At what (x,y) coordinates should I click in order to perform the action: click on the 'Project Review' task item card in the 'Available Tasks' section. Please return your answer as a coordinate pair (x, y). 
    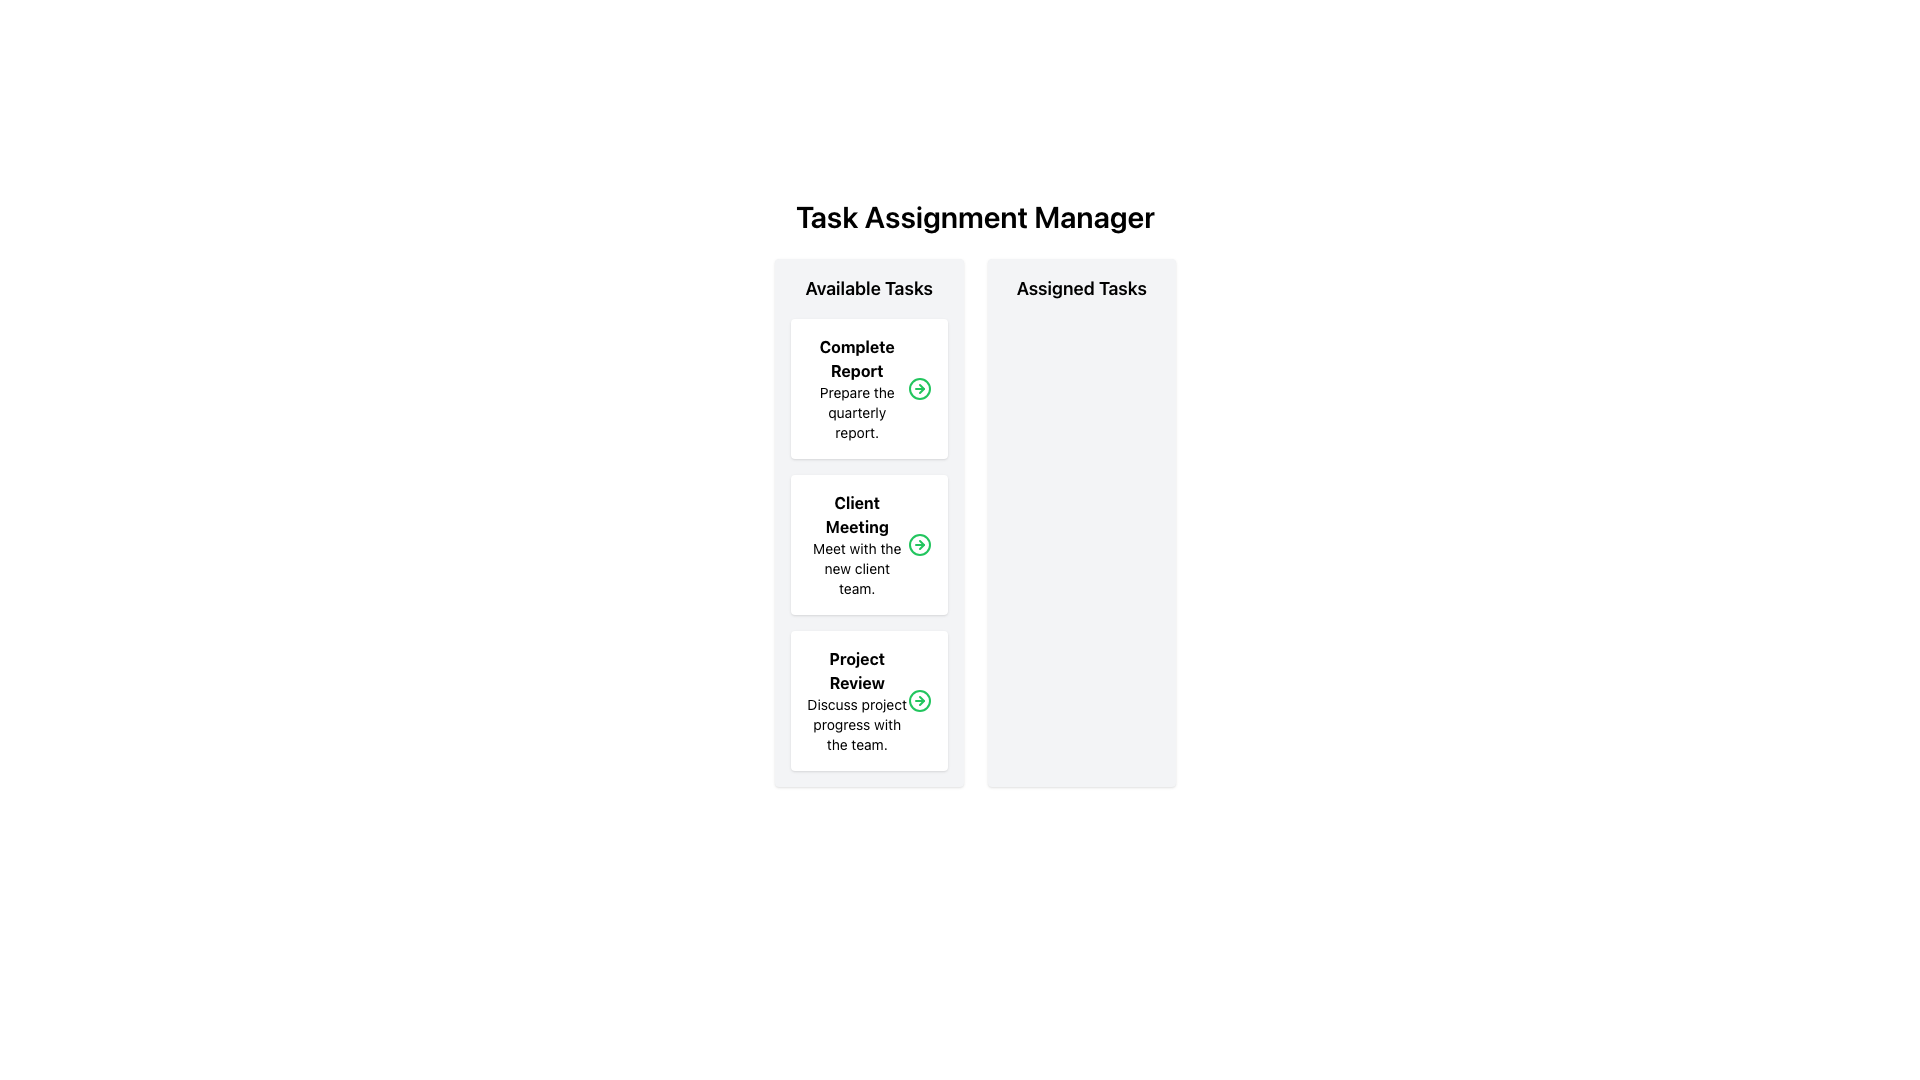
    Looking at the image, I should click on (869, 700).